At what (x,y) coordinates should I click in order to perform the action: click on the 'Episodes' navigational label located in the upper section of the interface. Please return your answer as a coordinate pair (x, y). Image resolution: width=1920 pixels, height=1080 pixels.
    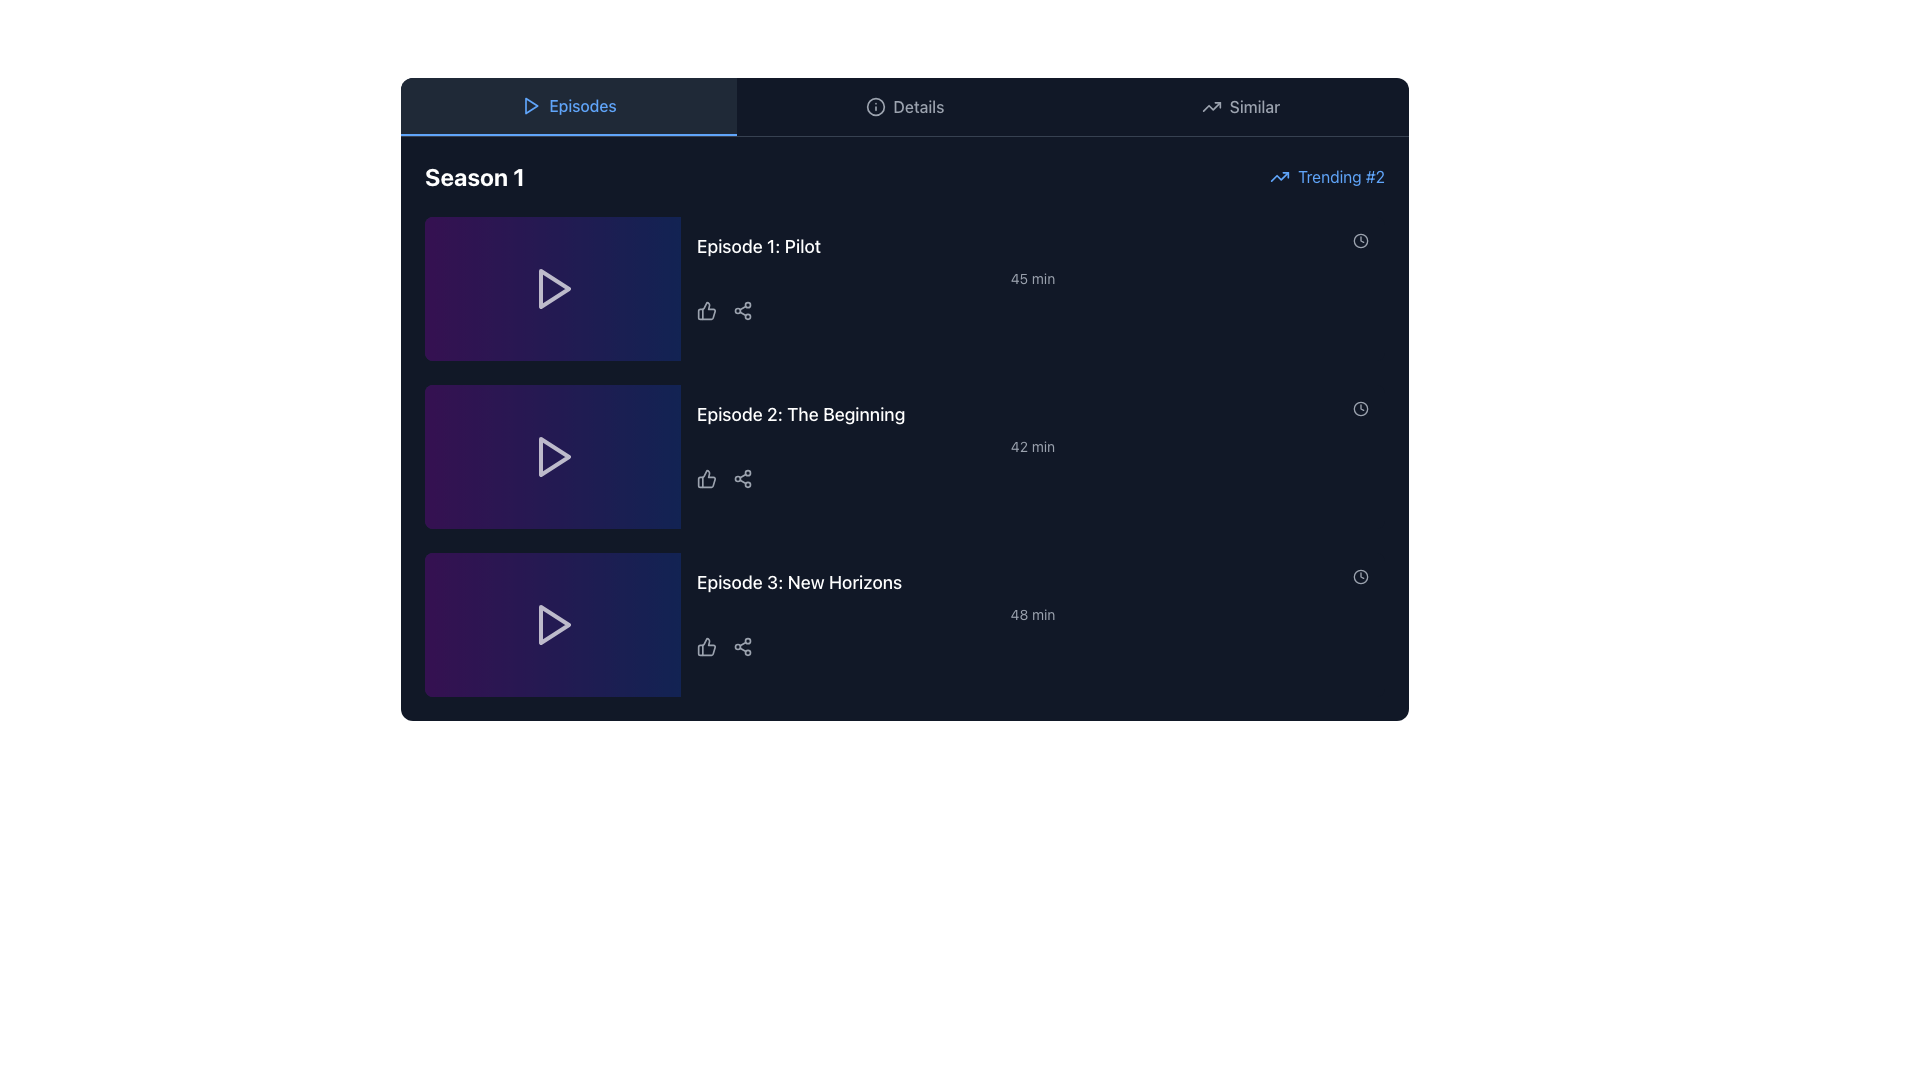
    Looking at the image, I should click on (581, 105).